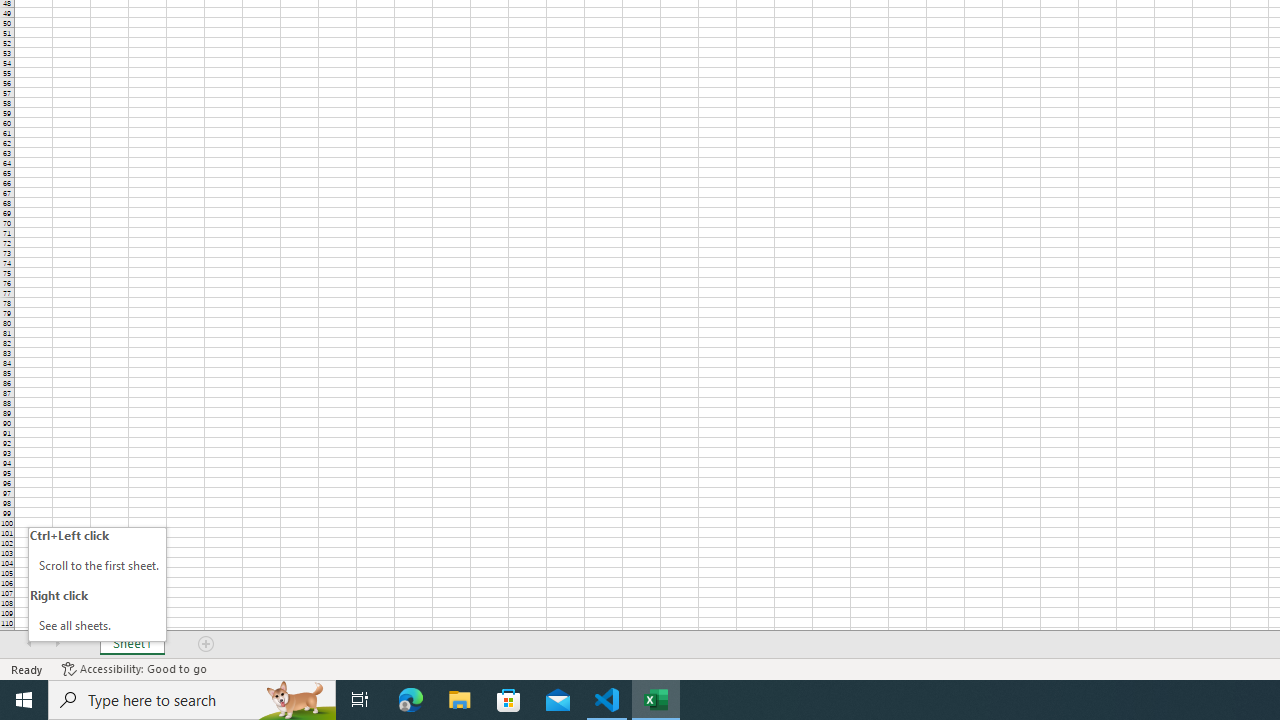  Describe the element at coordinates (133, 669) in the screenshot. I see `'Accessibility Checker Accessibility: Good to go'` at that location.